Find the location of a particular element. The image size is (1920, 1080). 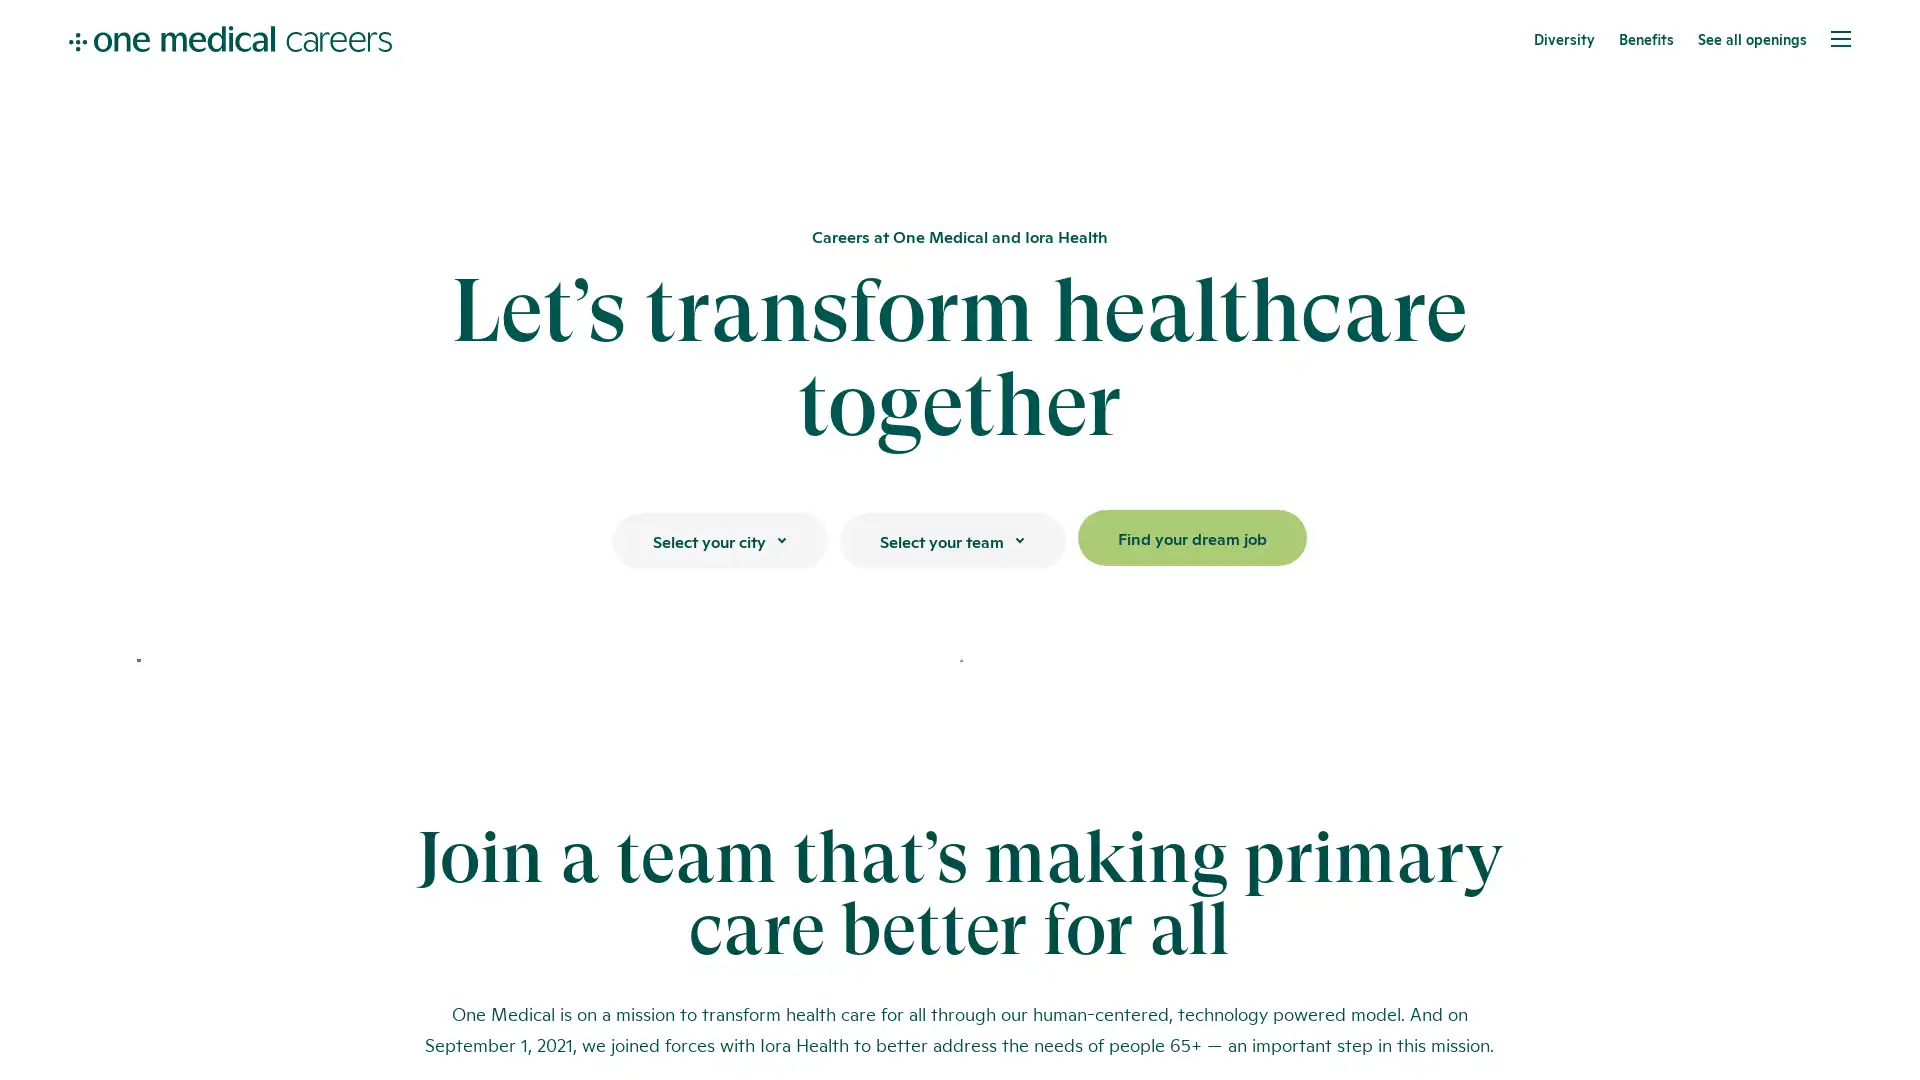

Select your team is located at coordinates (950, 540).